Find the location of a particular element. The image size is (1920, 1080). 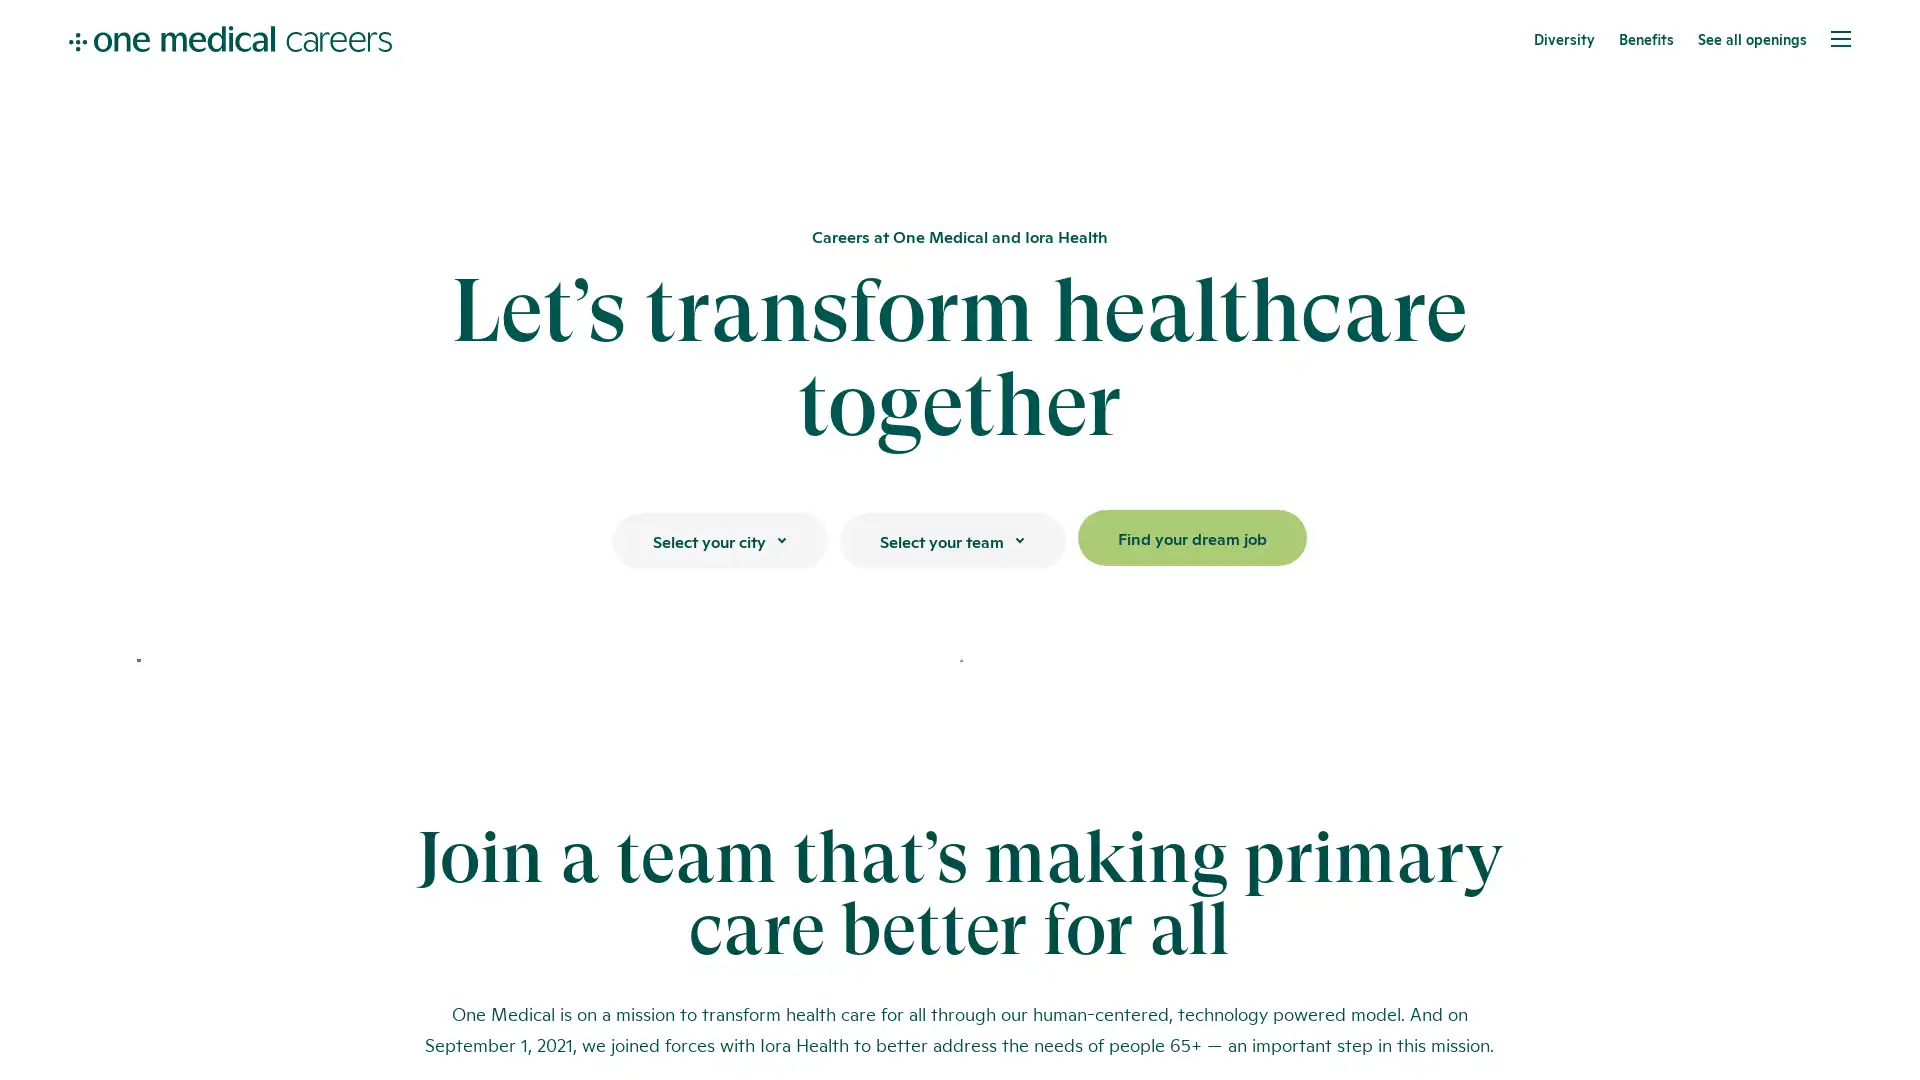

Select your team is located at coordinates (950, 540).